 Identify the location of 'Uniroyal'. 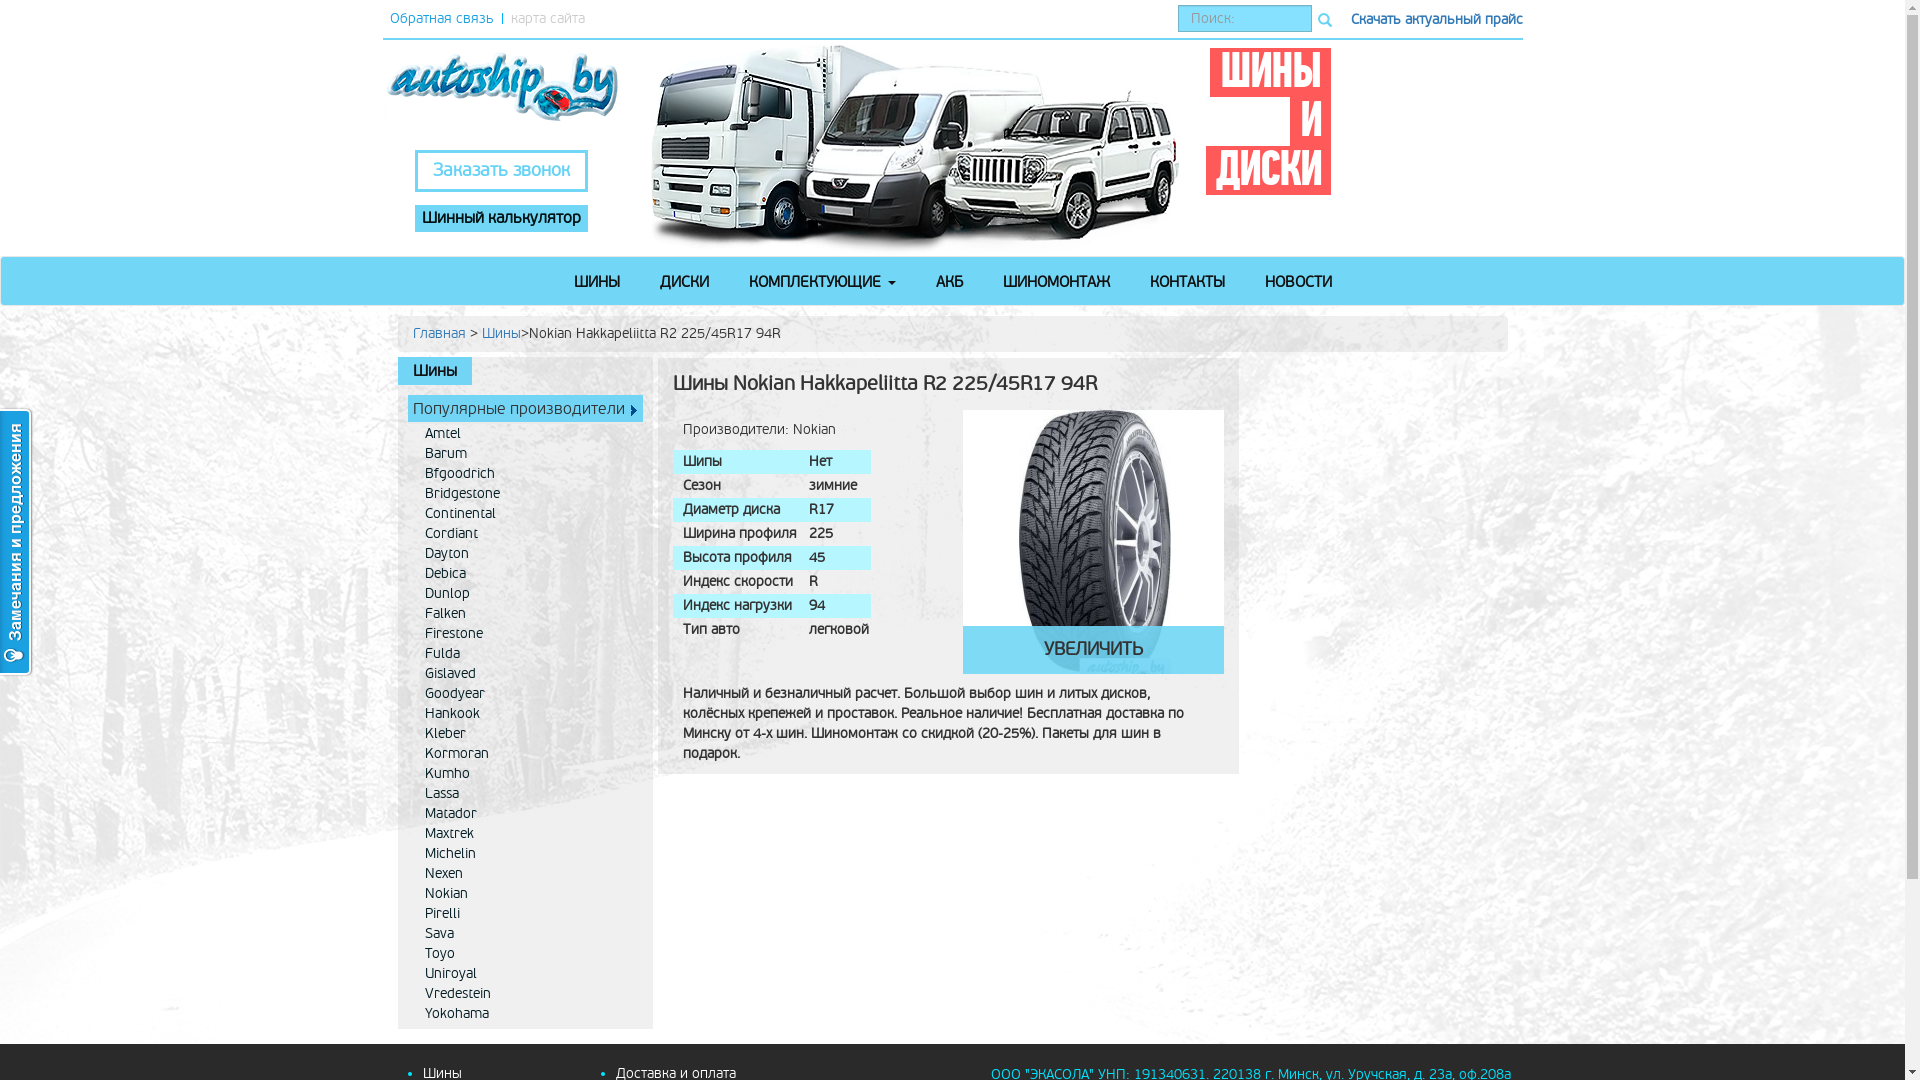
(528, 973).